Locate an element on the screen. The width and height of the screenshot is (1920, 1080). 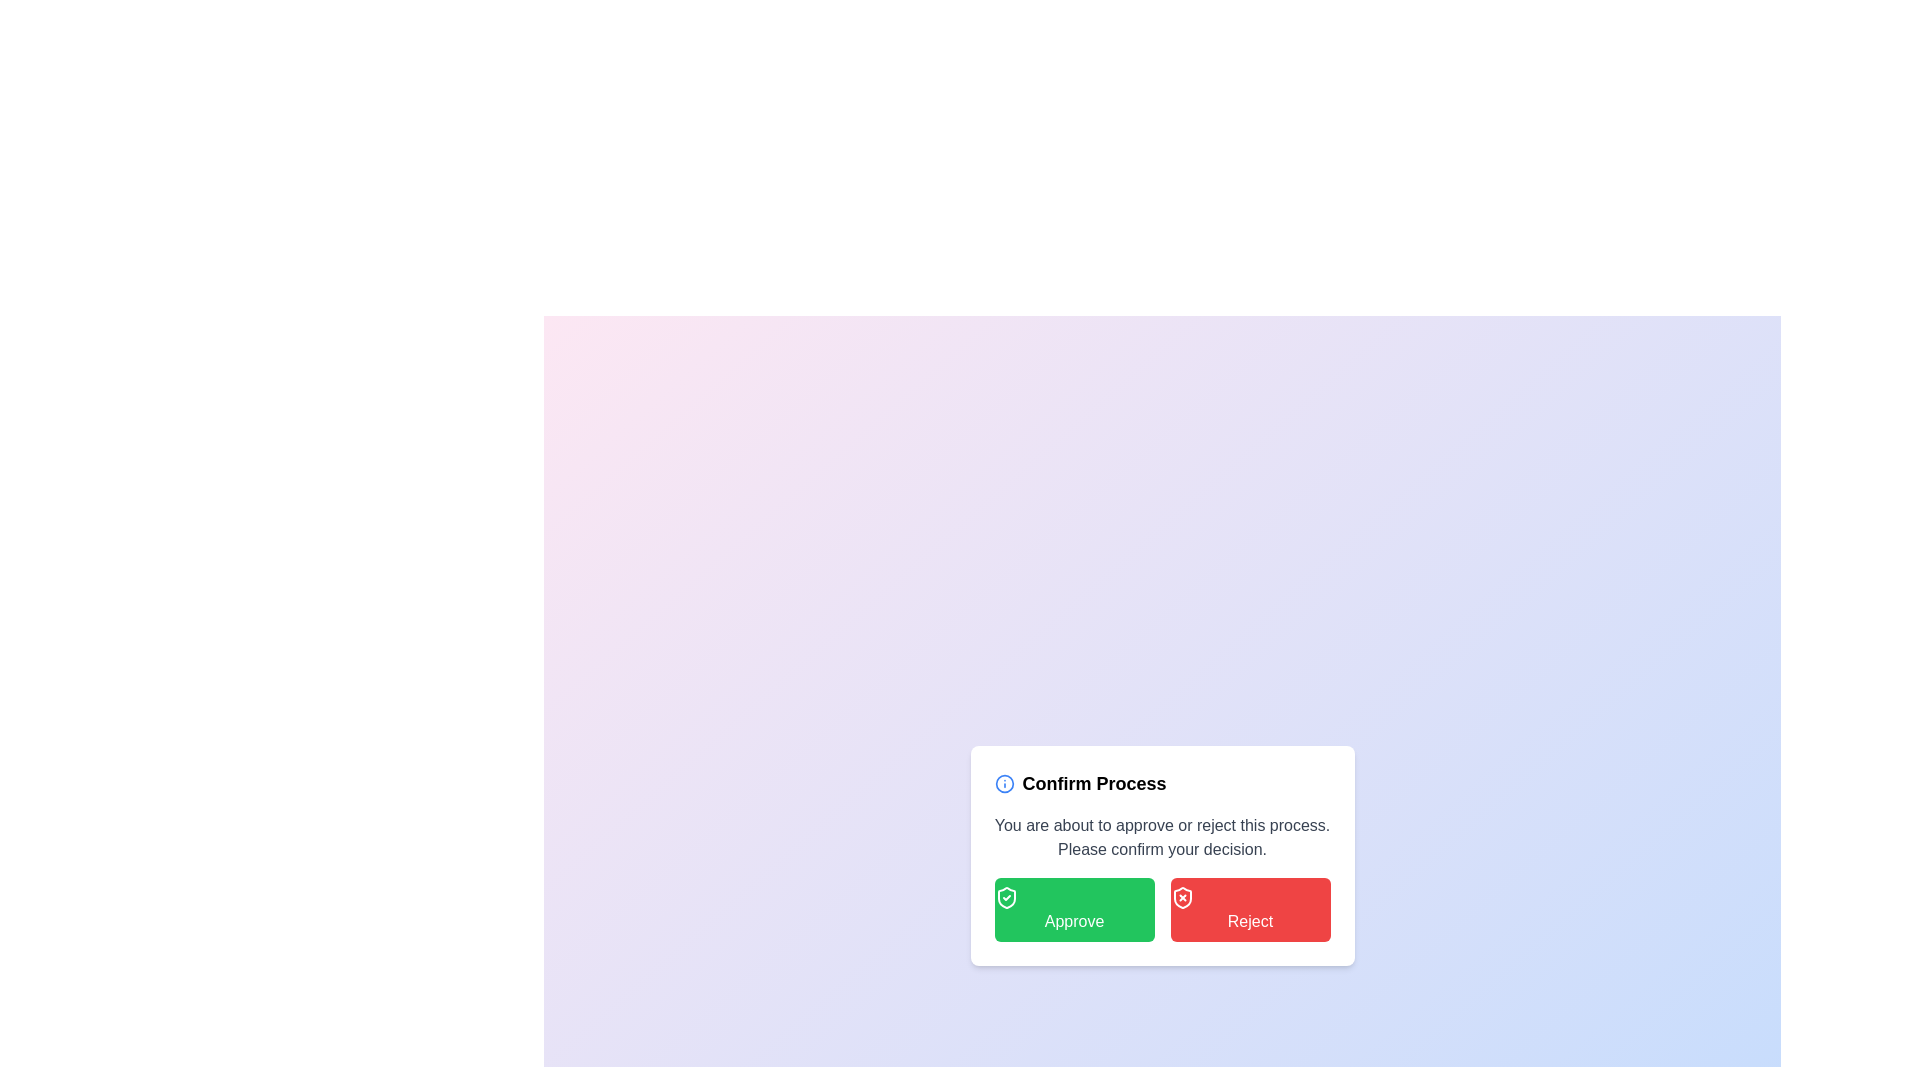
informational label that consists of the text 'You are about to approve or reject this process.' and 'Please confirm your decision.' positioned in the center of a white dialog box below the title 'Confirm Process' is located at coordinates (1162, 837).